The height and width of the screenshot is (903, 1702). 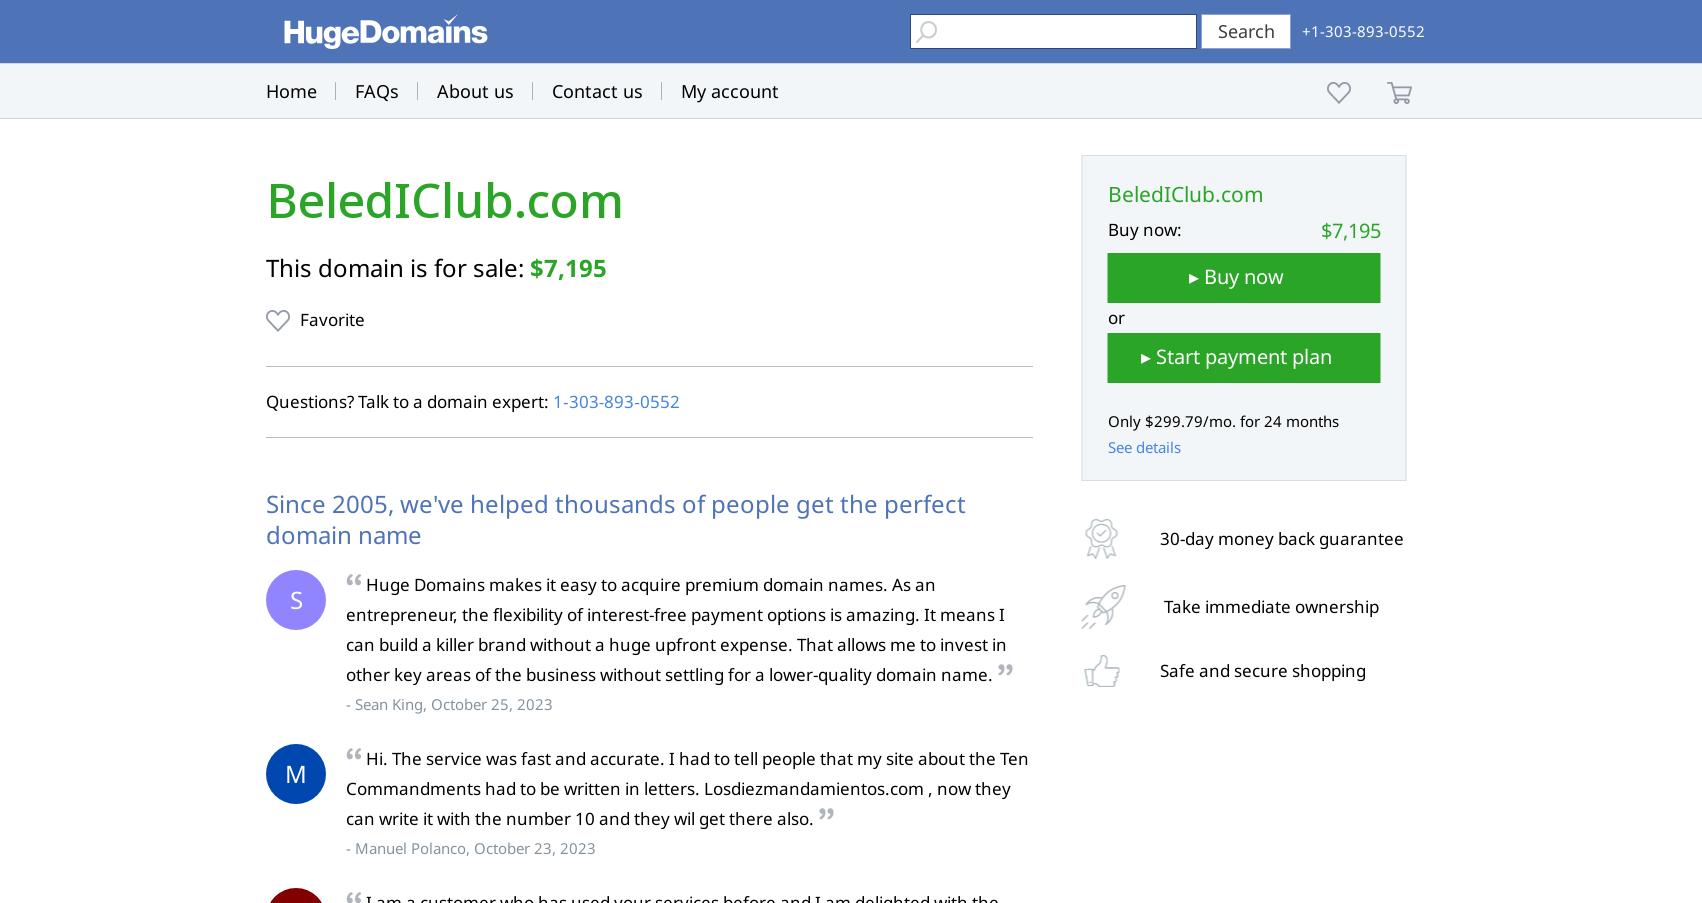 I want to click on 'FAQs', so click(x=376, y=91).